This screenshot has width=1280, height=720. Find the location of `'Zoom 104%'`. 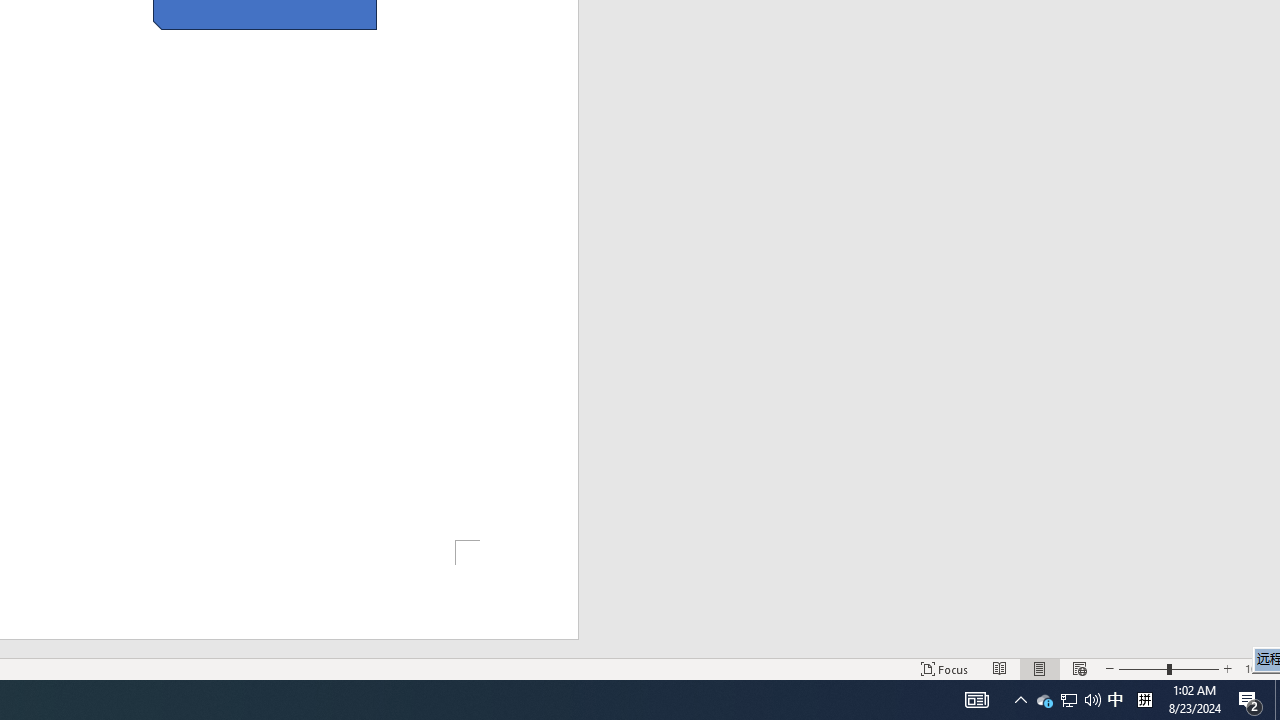

'Zoom 104%' is located at coordinates (1257, 669).